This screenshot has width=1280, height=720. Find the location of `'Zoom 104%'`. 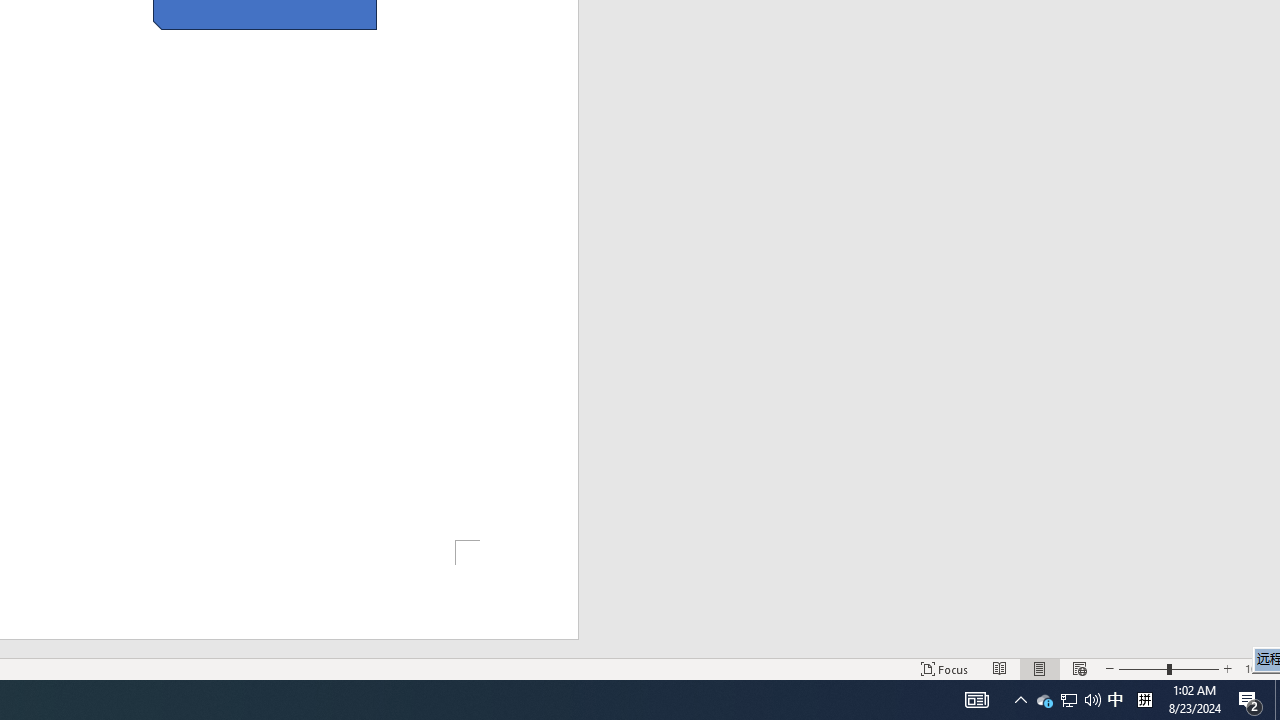

'Zoom 104%' is located at coordinates (1257, 669).